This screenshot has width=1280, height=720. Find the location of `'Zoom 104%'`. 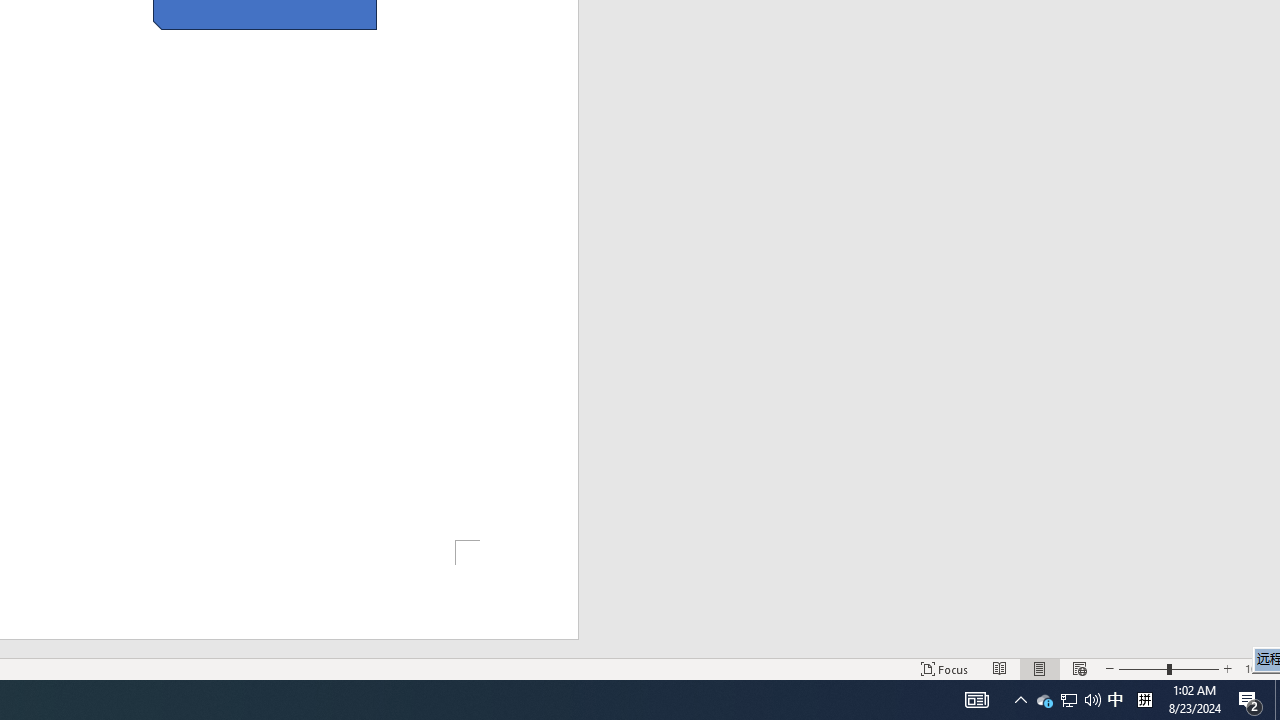

'Zoom 104%' is located at coordinates (1257, 669).